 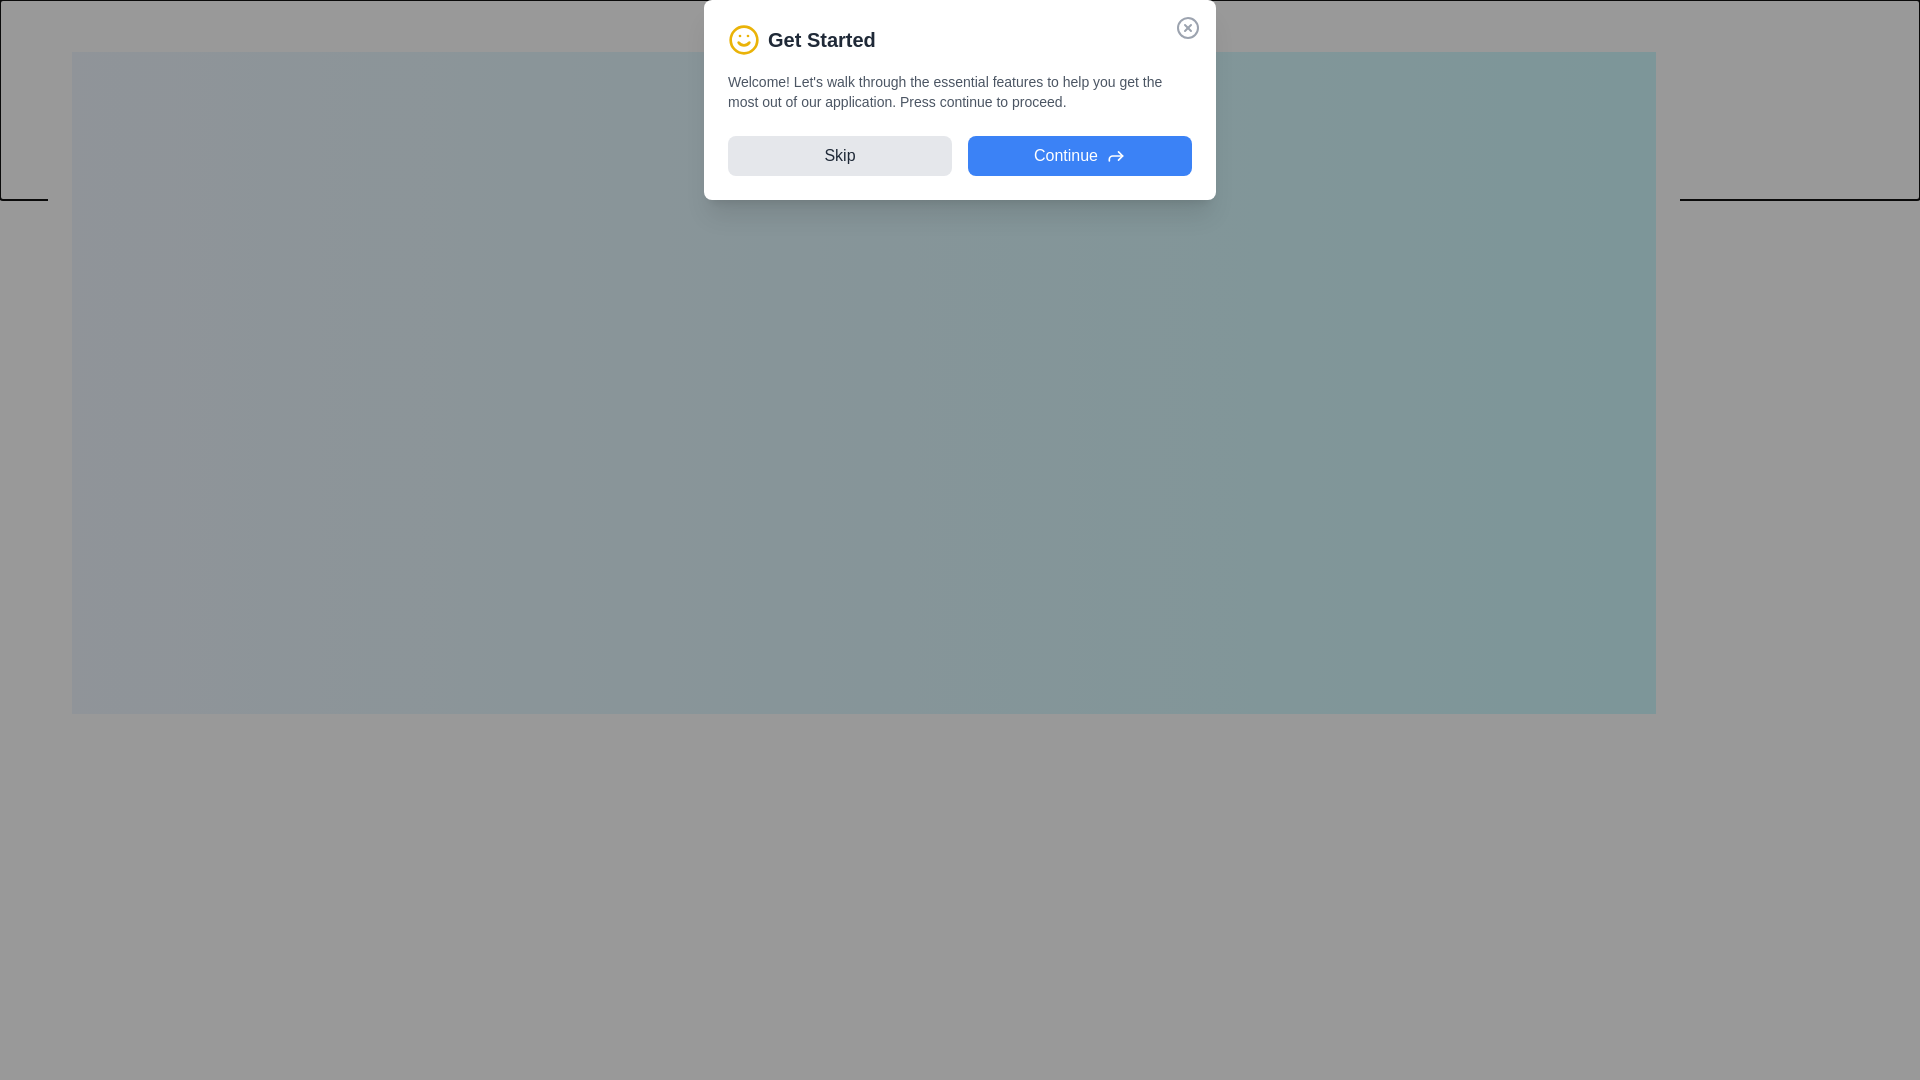 I want to click on the close button (X) to close the dialog, so click(x=1660, y=46).